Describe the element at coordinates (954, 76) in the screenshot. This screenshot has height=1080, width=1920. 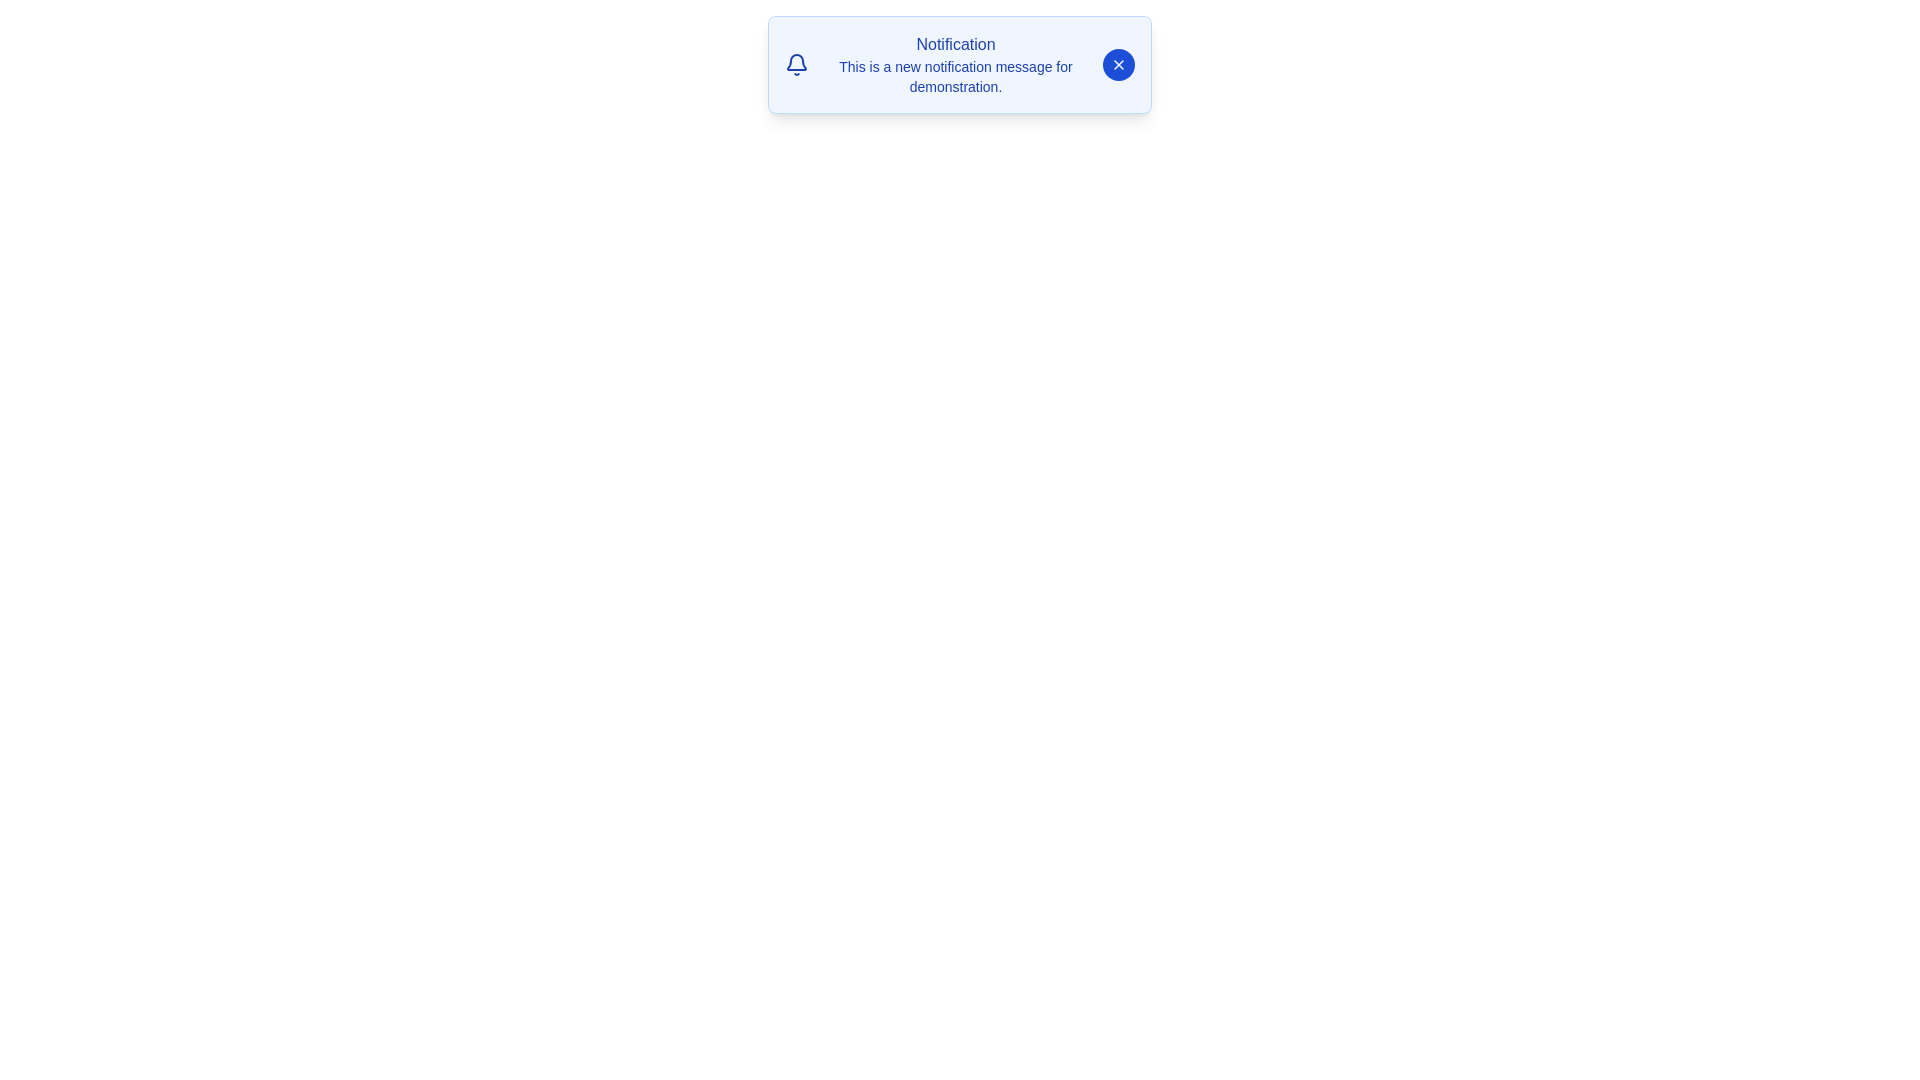
I see `the textual notification message that reads 'This is a new notification message for demonstration.' which is styled in blue and located below the title 'Notification'` at that location.